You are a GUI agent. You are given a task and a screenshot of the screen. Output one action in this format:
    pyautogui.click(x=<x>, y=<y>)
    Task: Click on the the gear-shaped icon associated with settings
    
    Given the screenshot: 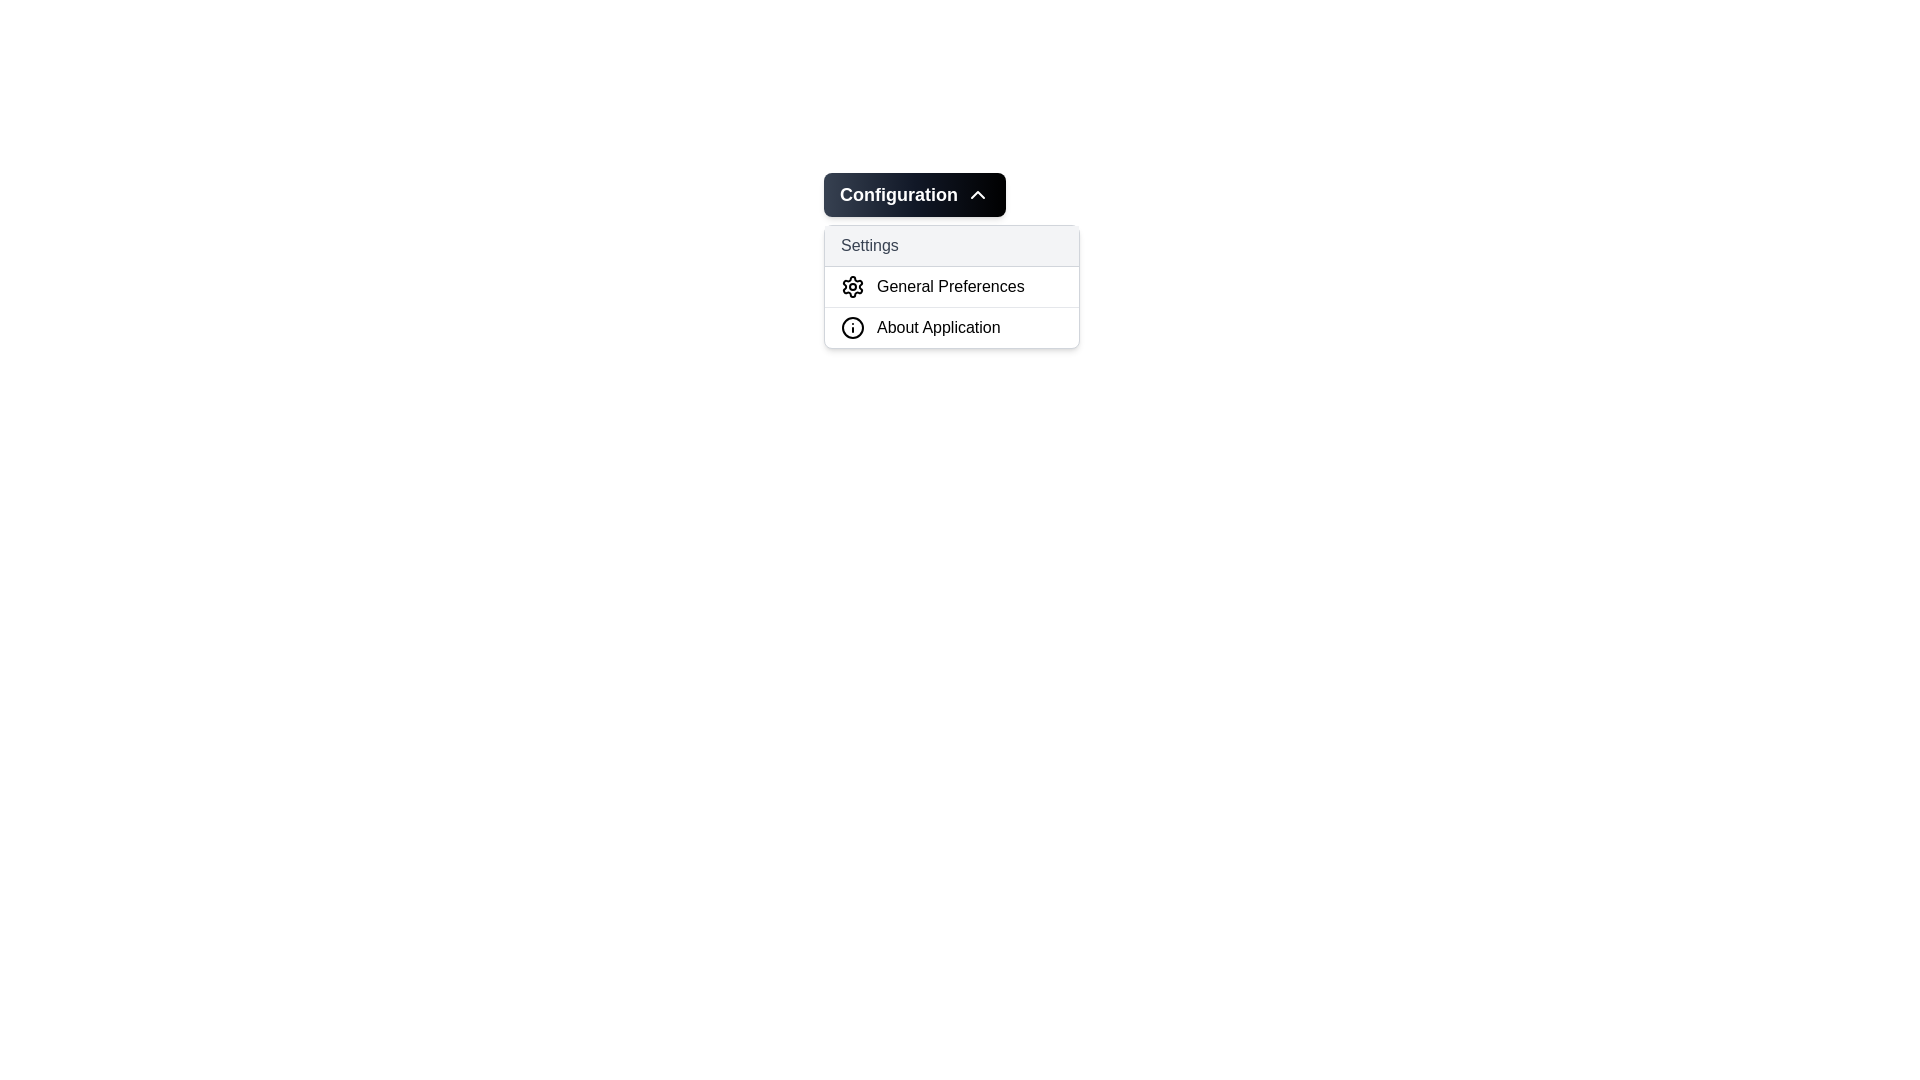 What is the action you would take?
    pyautogui.click(x=853, y=286)
    